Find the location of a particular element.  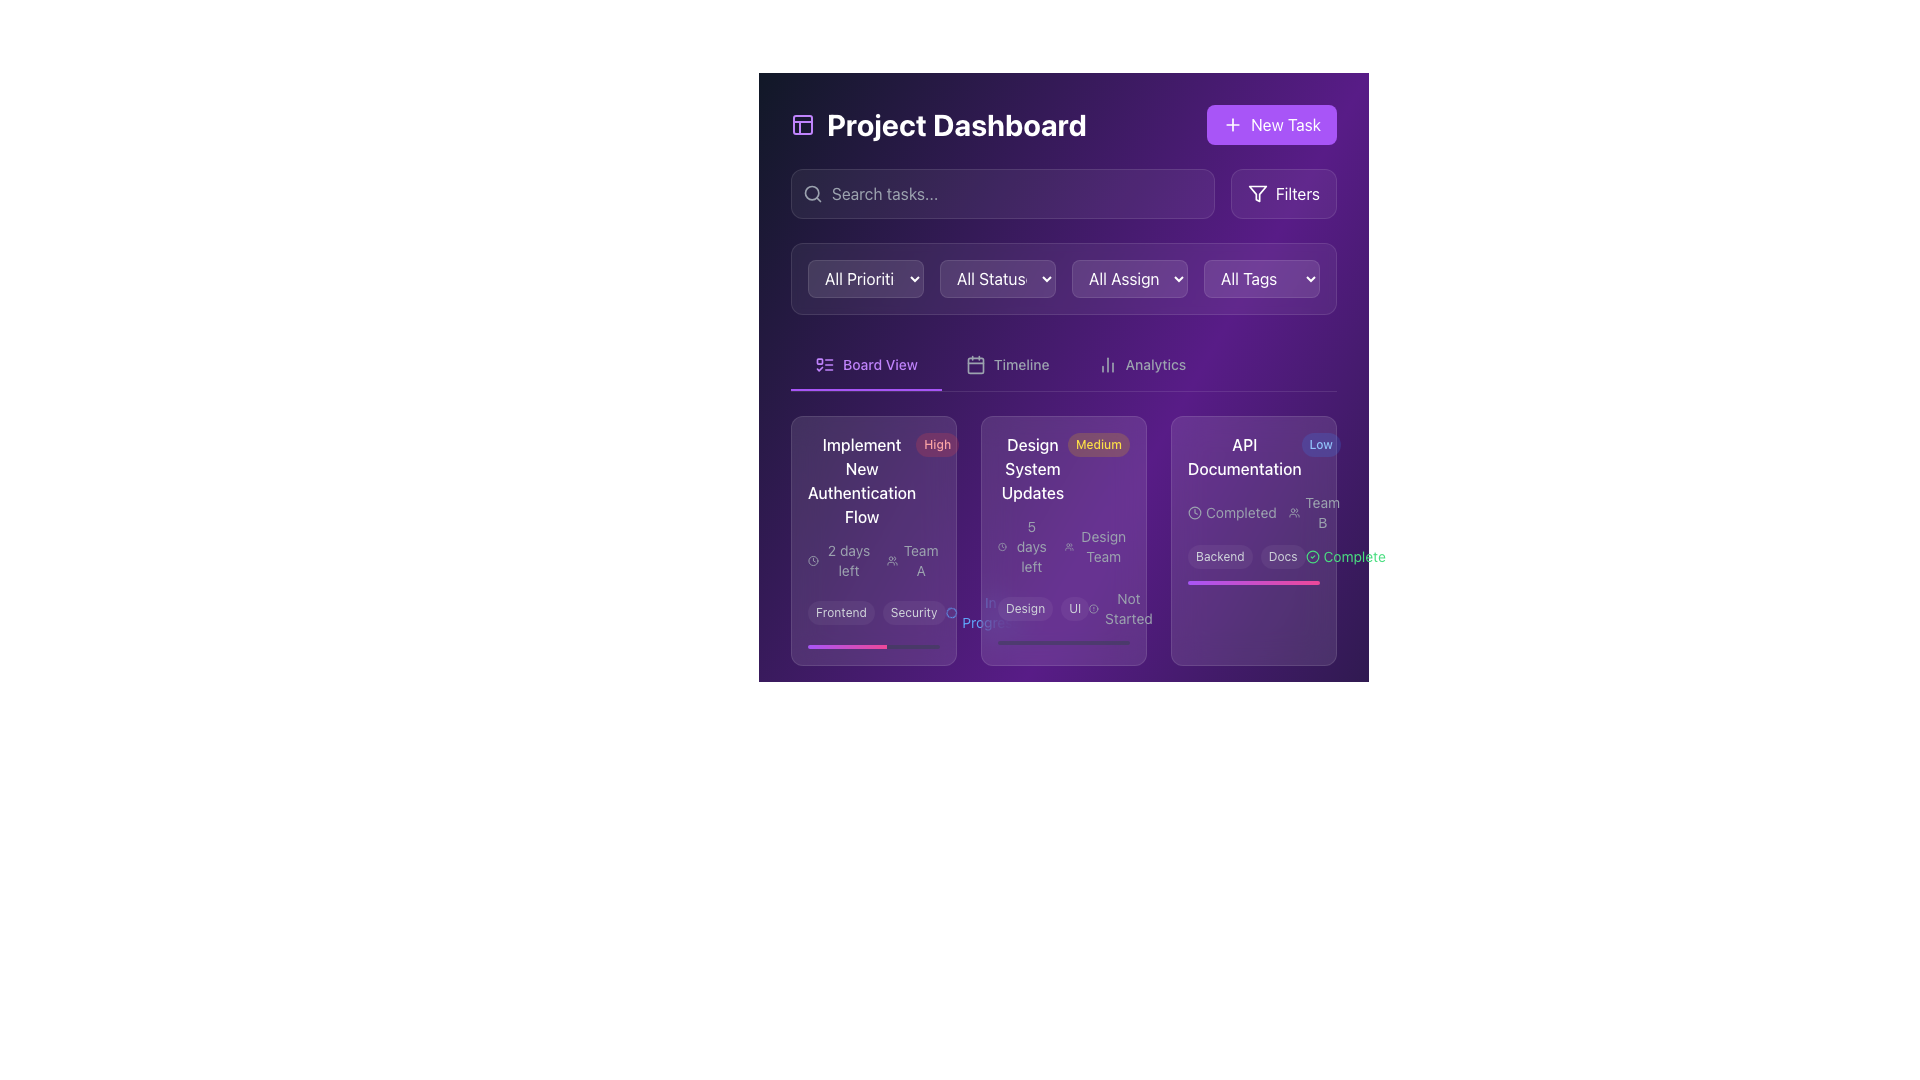

the information conveyed by the label or tag located within the 'Design System Updates' card, positioned to the left of the 'UI' label in a horizontally aligned group is located at coordinates (1025, 608).